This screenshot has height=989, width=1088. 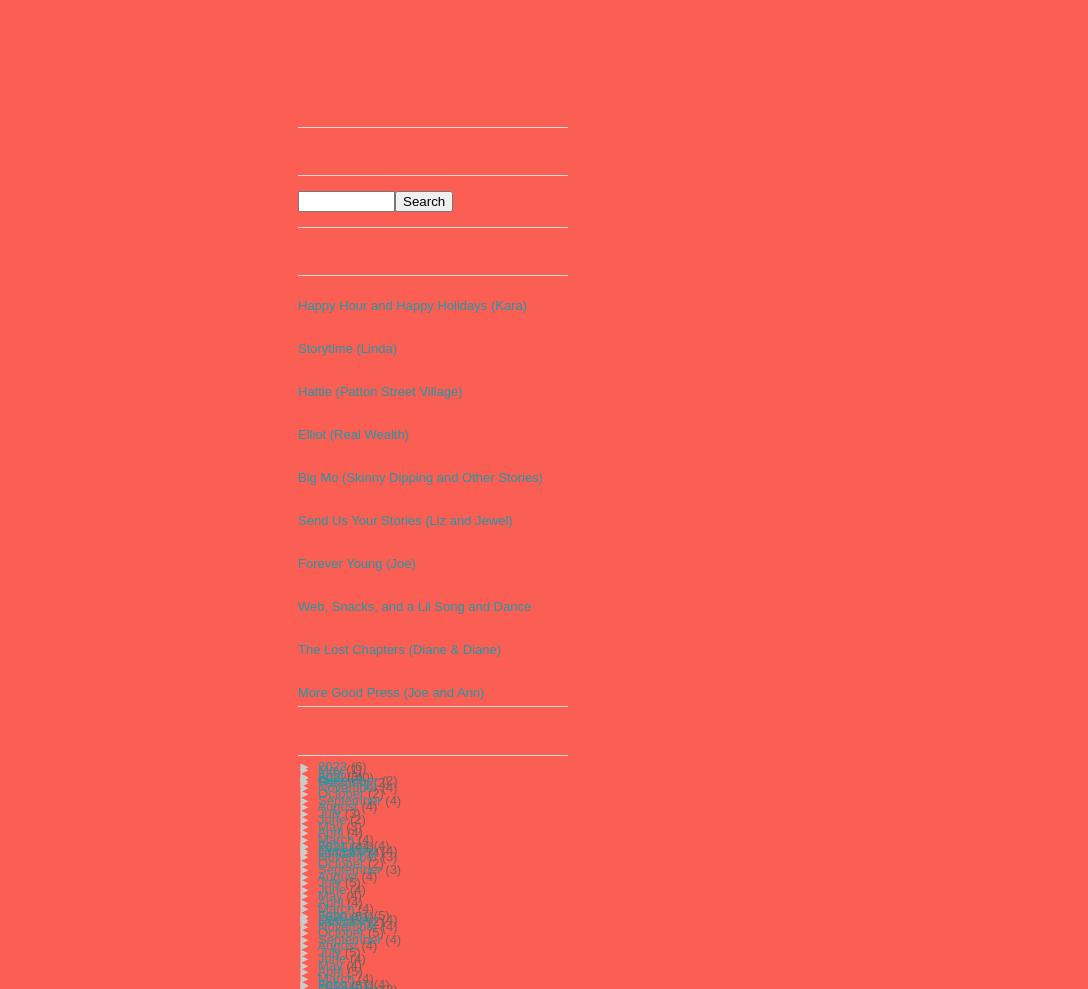 What do you see at coordinates (334, 846) in the screenshot?
I see `'2021'` at bounding box center [334, 846].